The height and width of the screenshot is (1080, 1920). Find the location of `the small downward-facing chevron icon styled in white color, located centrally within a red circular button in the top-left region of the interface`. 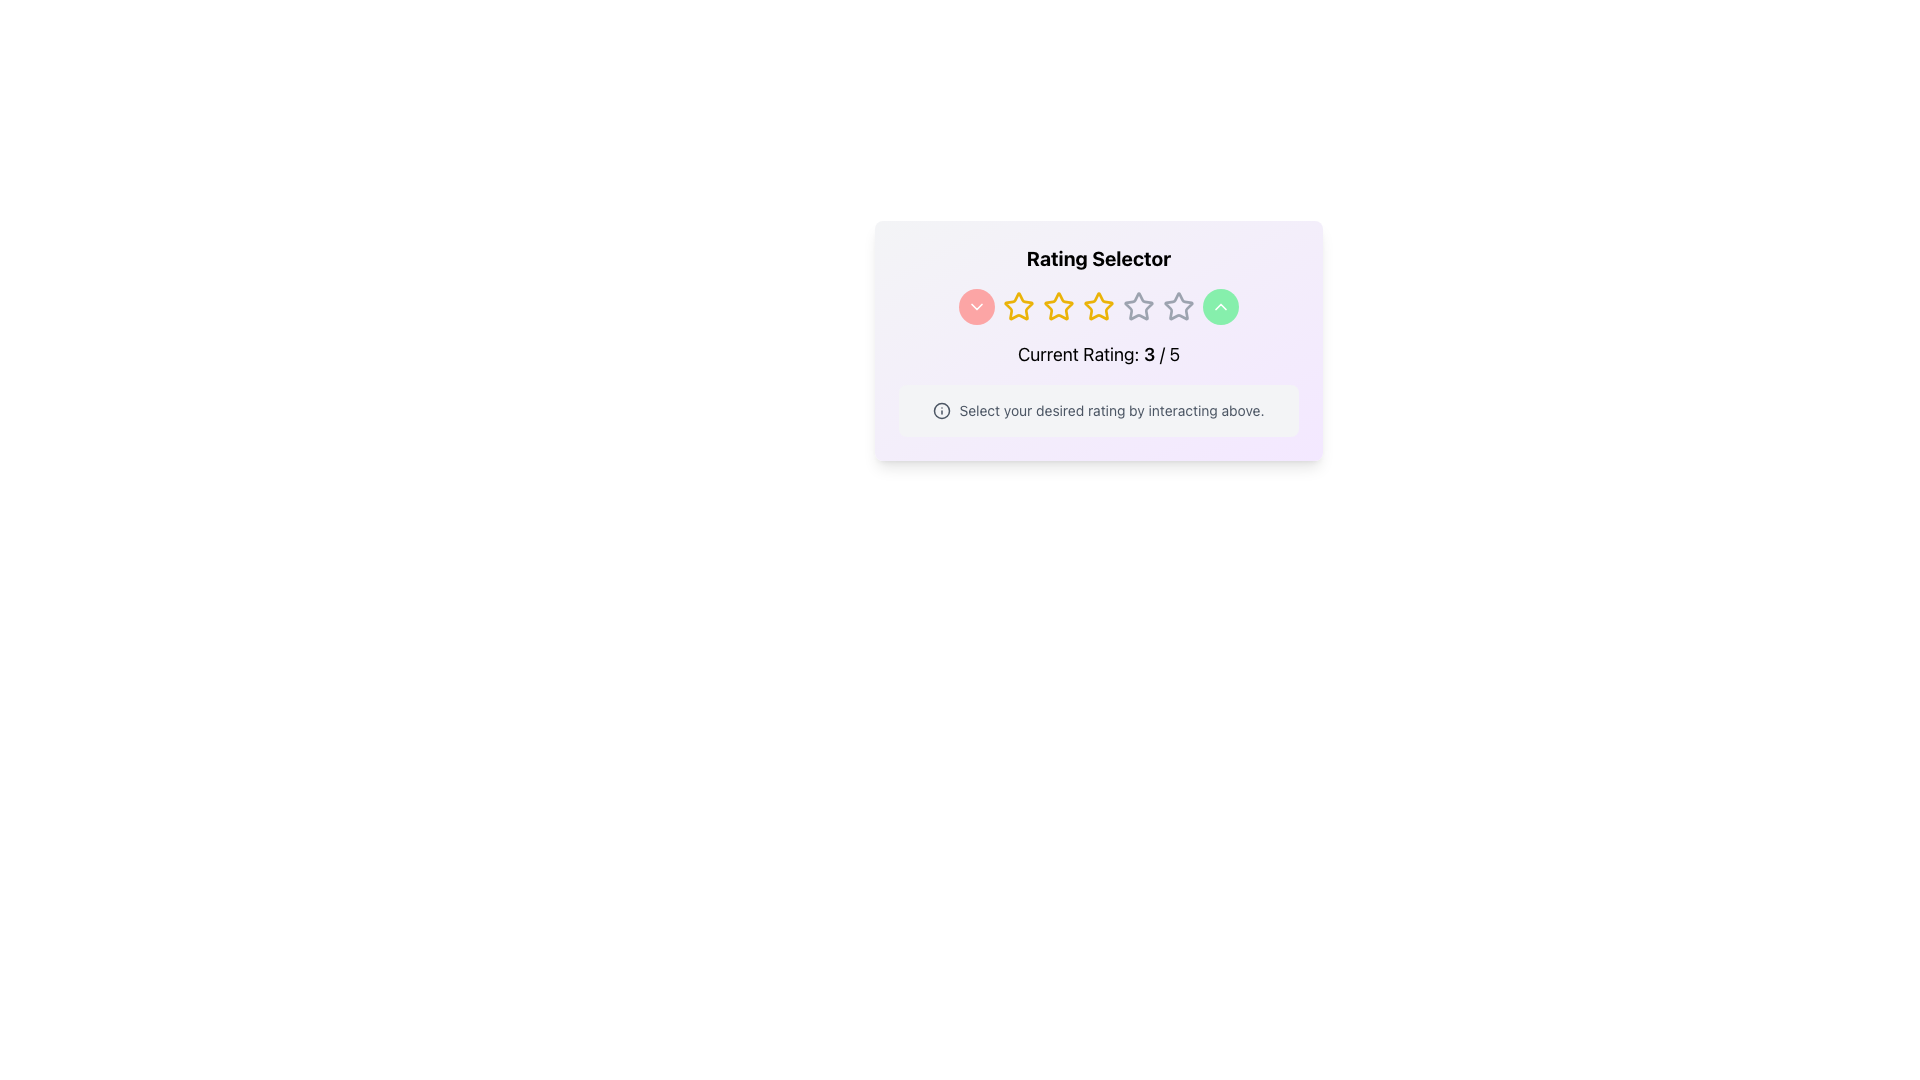

the small downward-facing chevron icon styled in white color, located centrally within a red circular button in the top-left region of the interface is located at coordinates (977, 307).